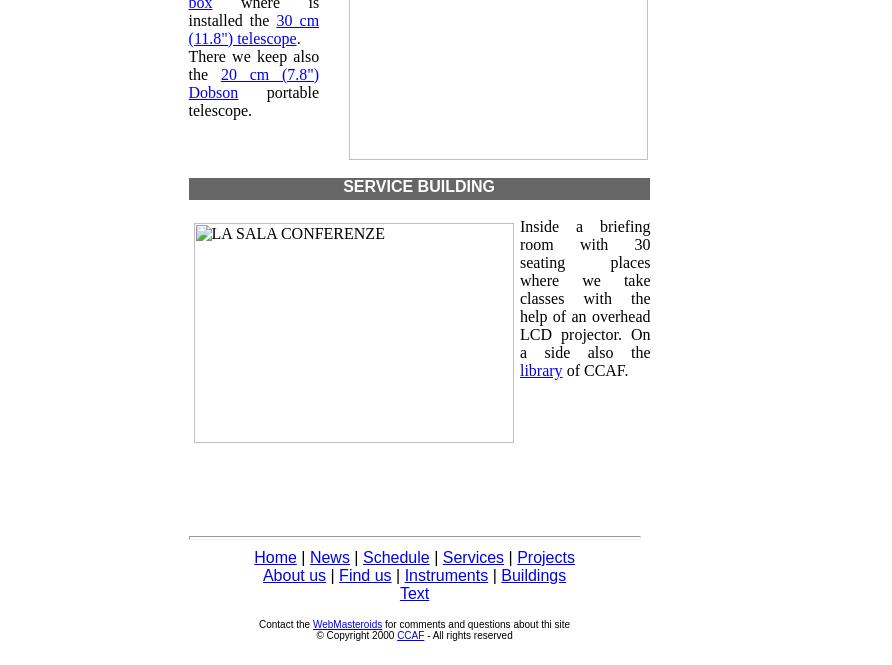 This screenshot has height=665, width=892. Describe the element at coordinates (473, 556) in the screenshot. I see `'Services'` at that location.